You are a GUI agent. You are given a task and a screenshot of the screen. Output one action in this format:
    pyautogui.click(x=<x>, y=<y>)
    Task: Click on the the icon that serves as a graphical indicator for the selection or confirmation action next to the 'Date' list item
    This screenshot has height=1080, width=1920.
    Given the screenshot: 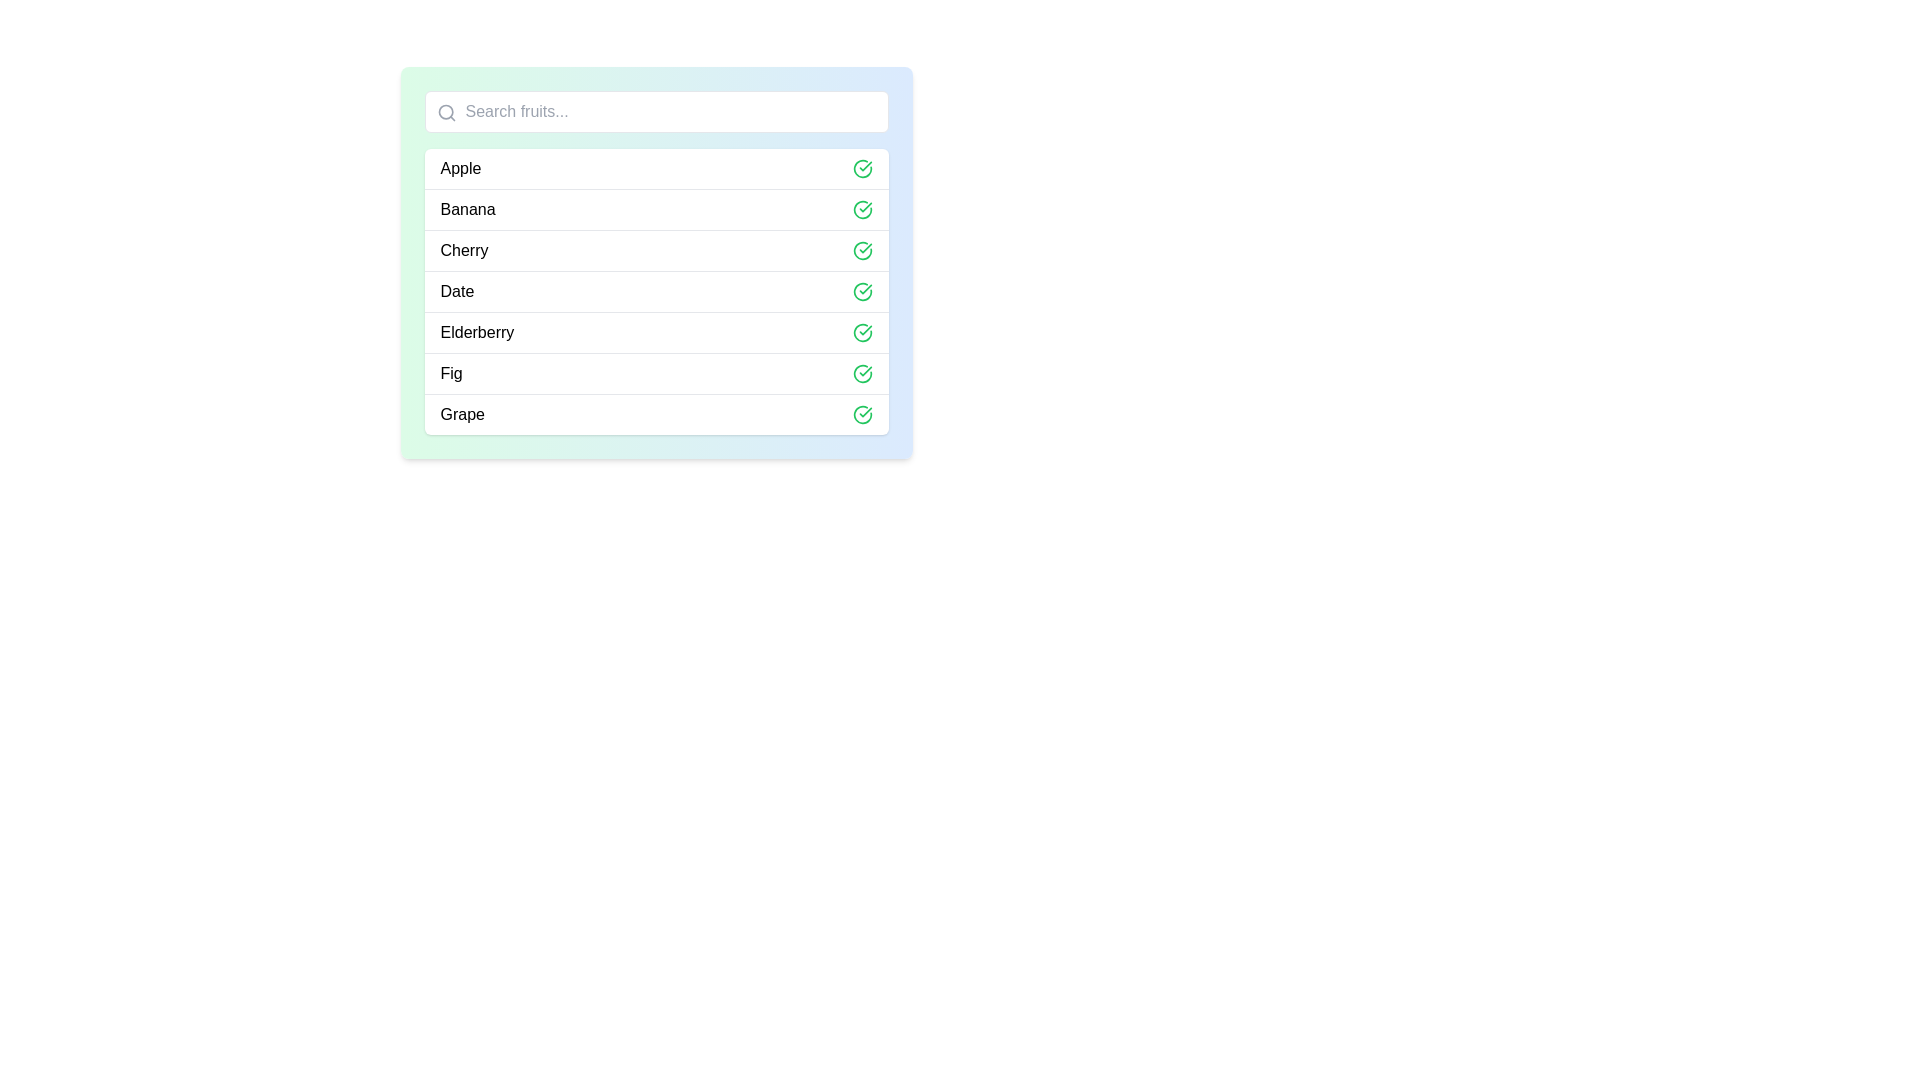 What is the action you would take?
    pyautogui.click(x=862, y=292)
    